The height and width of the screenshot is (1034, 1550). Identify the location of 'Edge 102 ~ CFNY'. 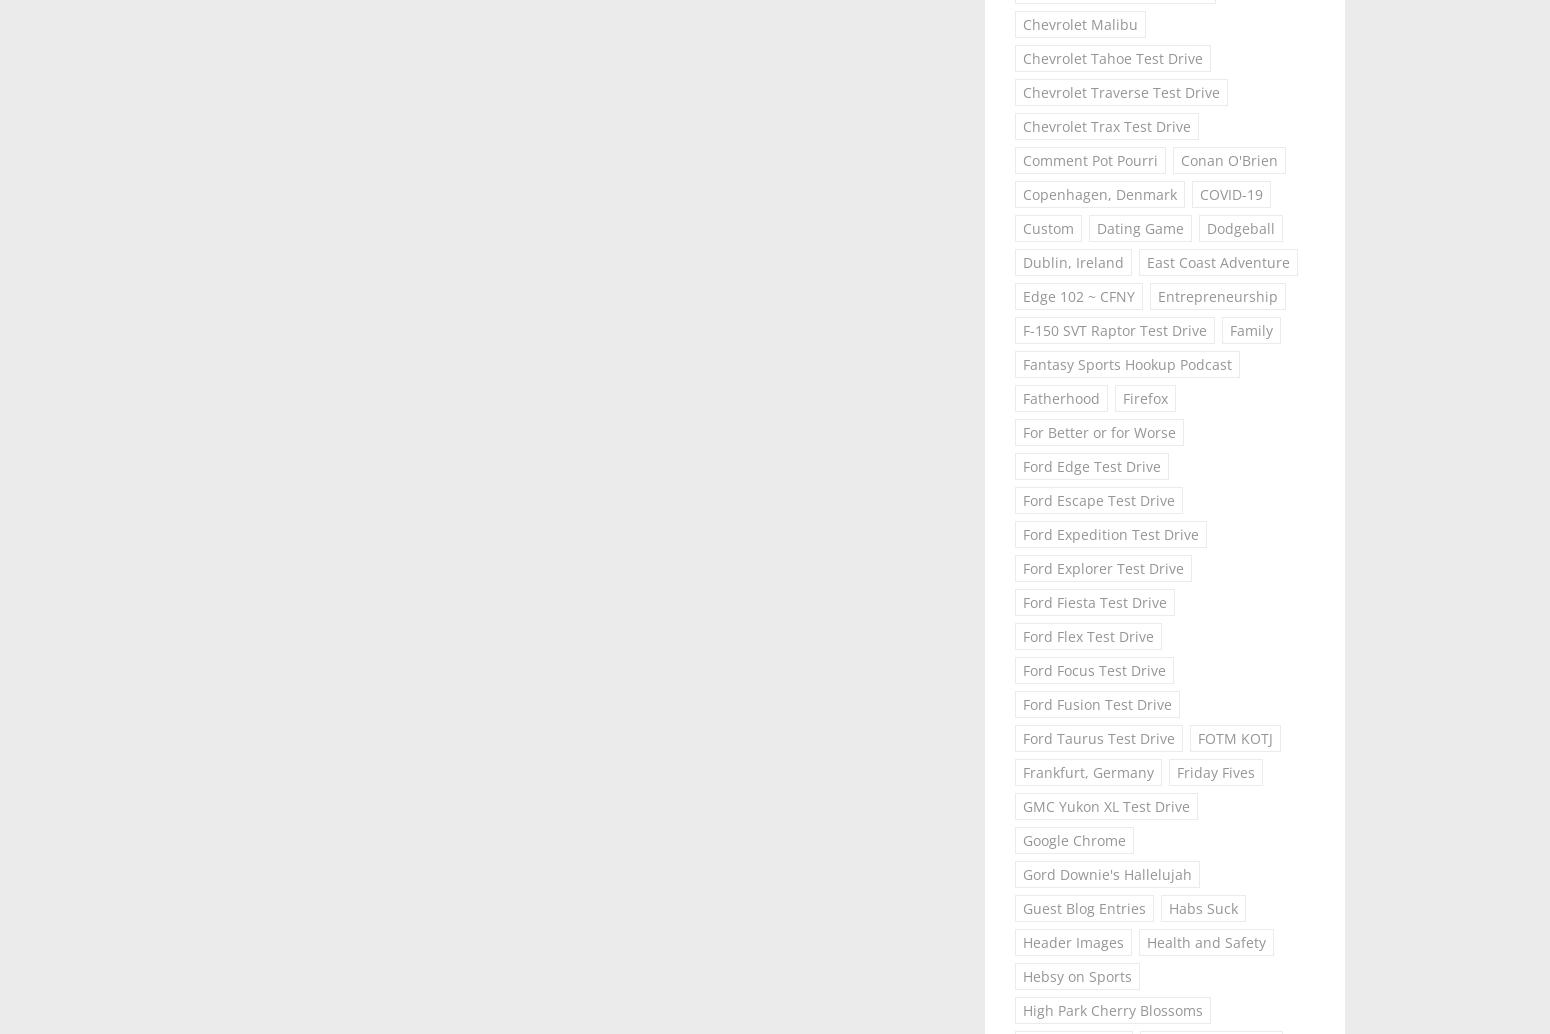
(1078, 295).